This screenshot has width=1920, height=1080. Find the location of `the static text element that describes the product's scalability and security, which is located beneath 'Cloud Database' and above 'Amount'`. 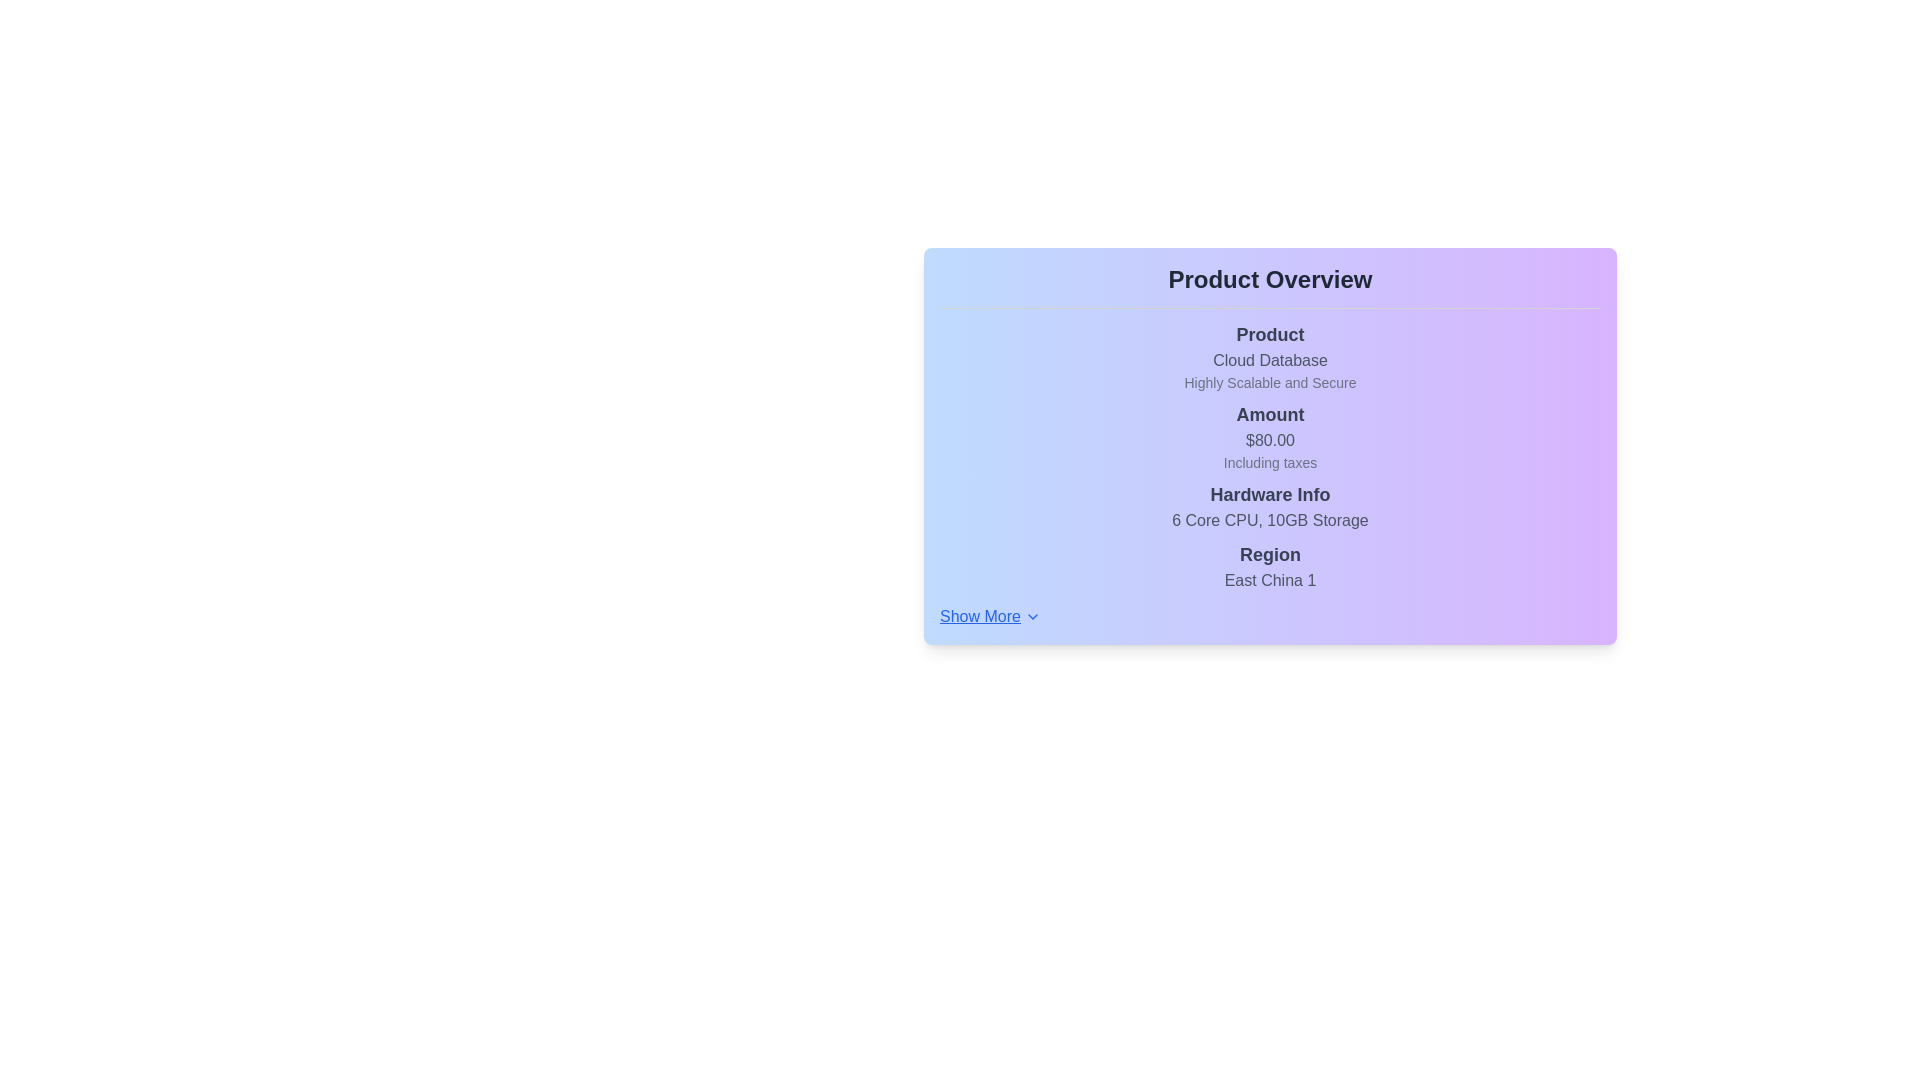

the static text element that describes the product's scalability and security, which is located beneath 'Cloud Database' and above 'Amount' is located at coordinates (1269, 382).